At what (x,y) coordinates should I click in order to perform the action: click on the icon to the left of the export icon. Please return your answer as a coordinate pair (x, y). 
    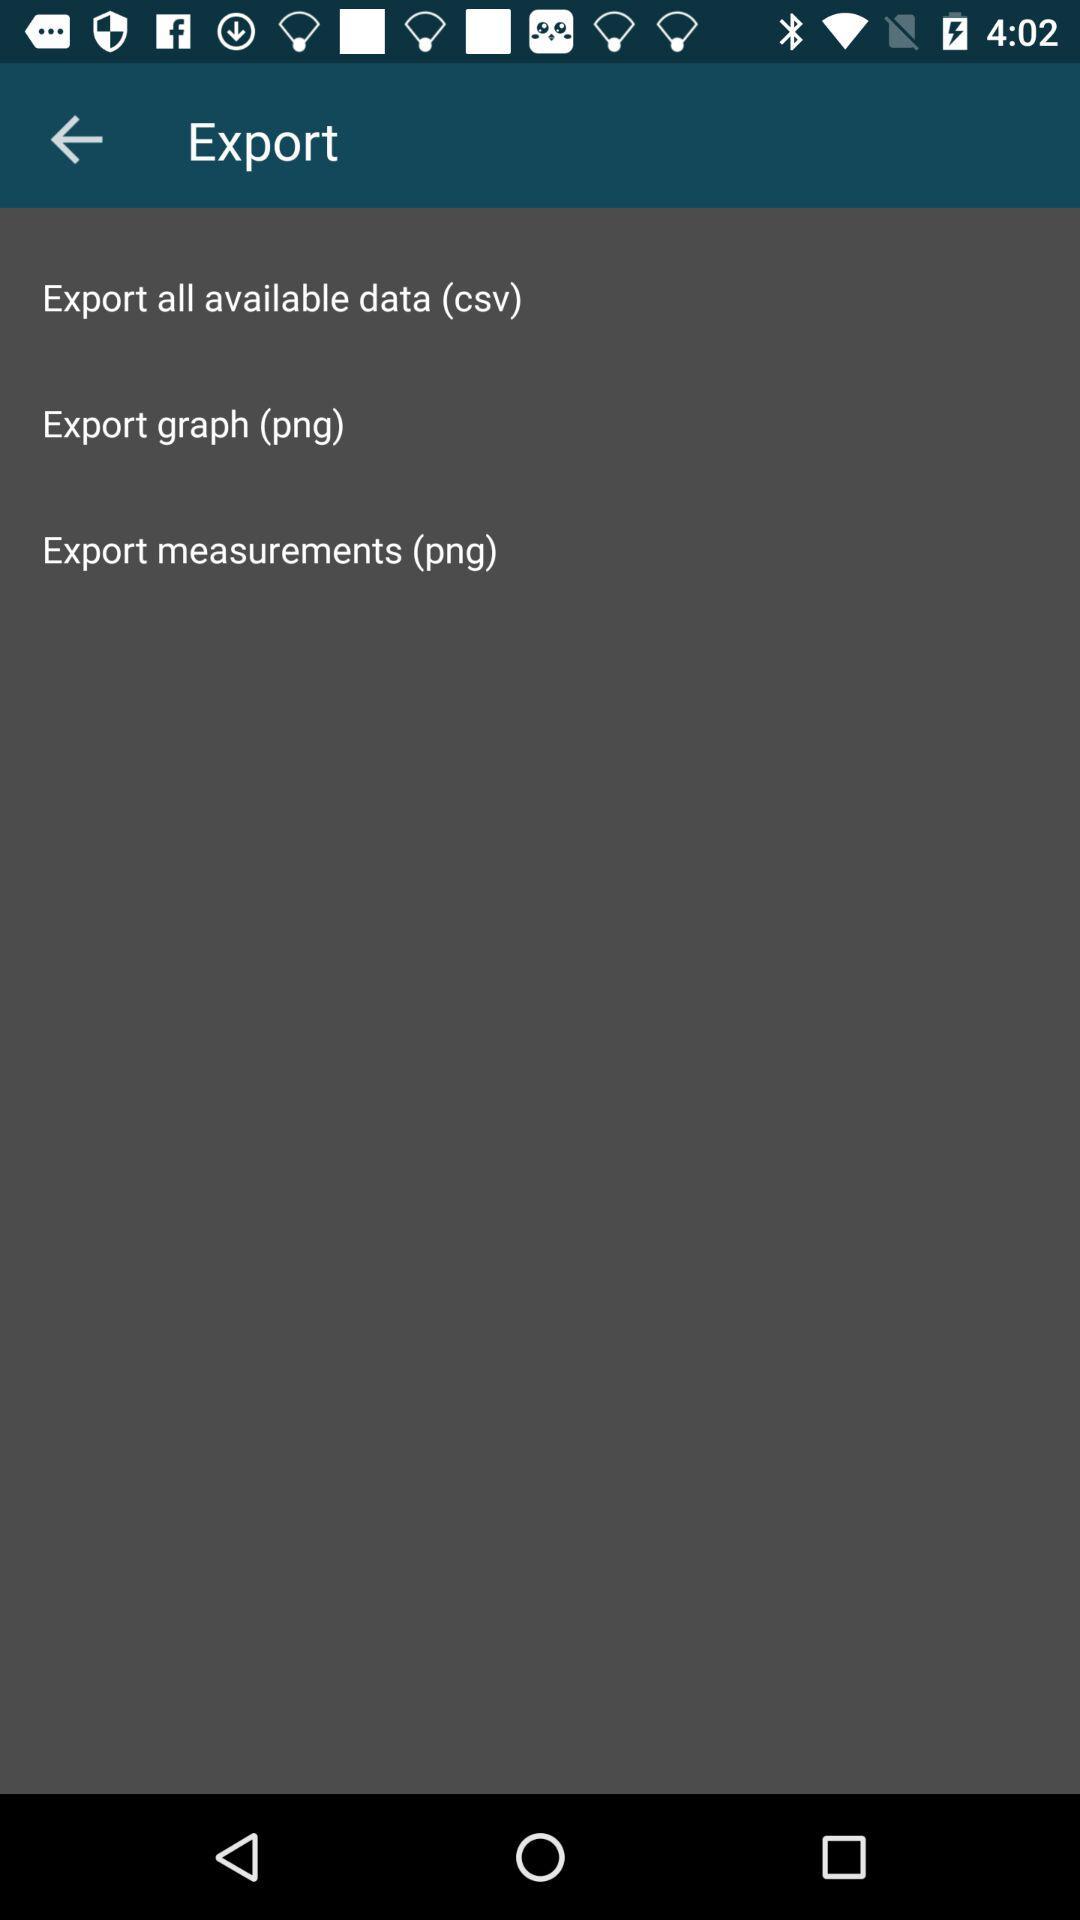
    Looking at the image, I should click on (75, 138).